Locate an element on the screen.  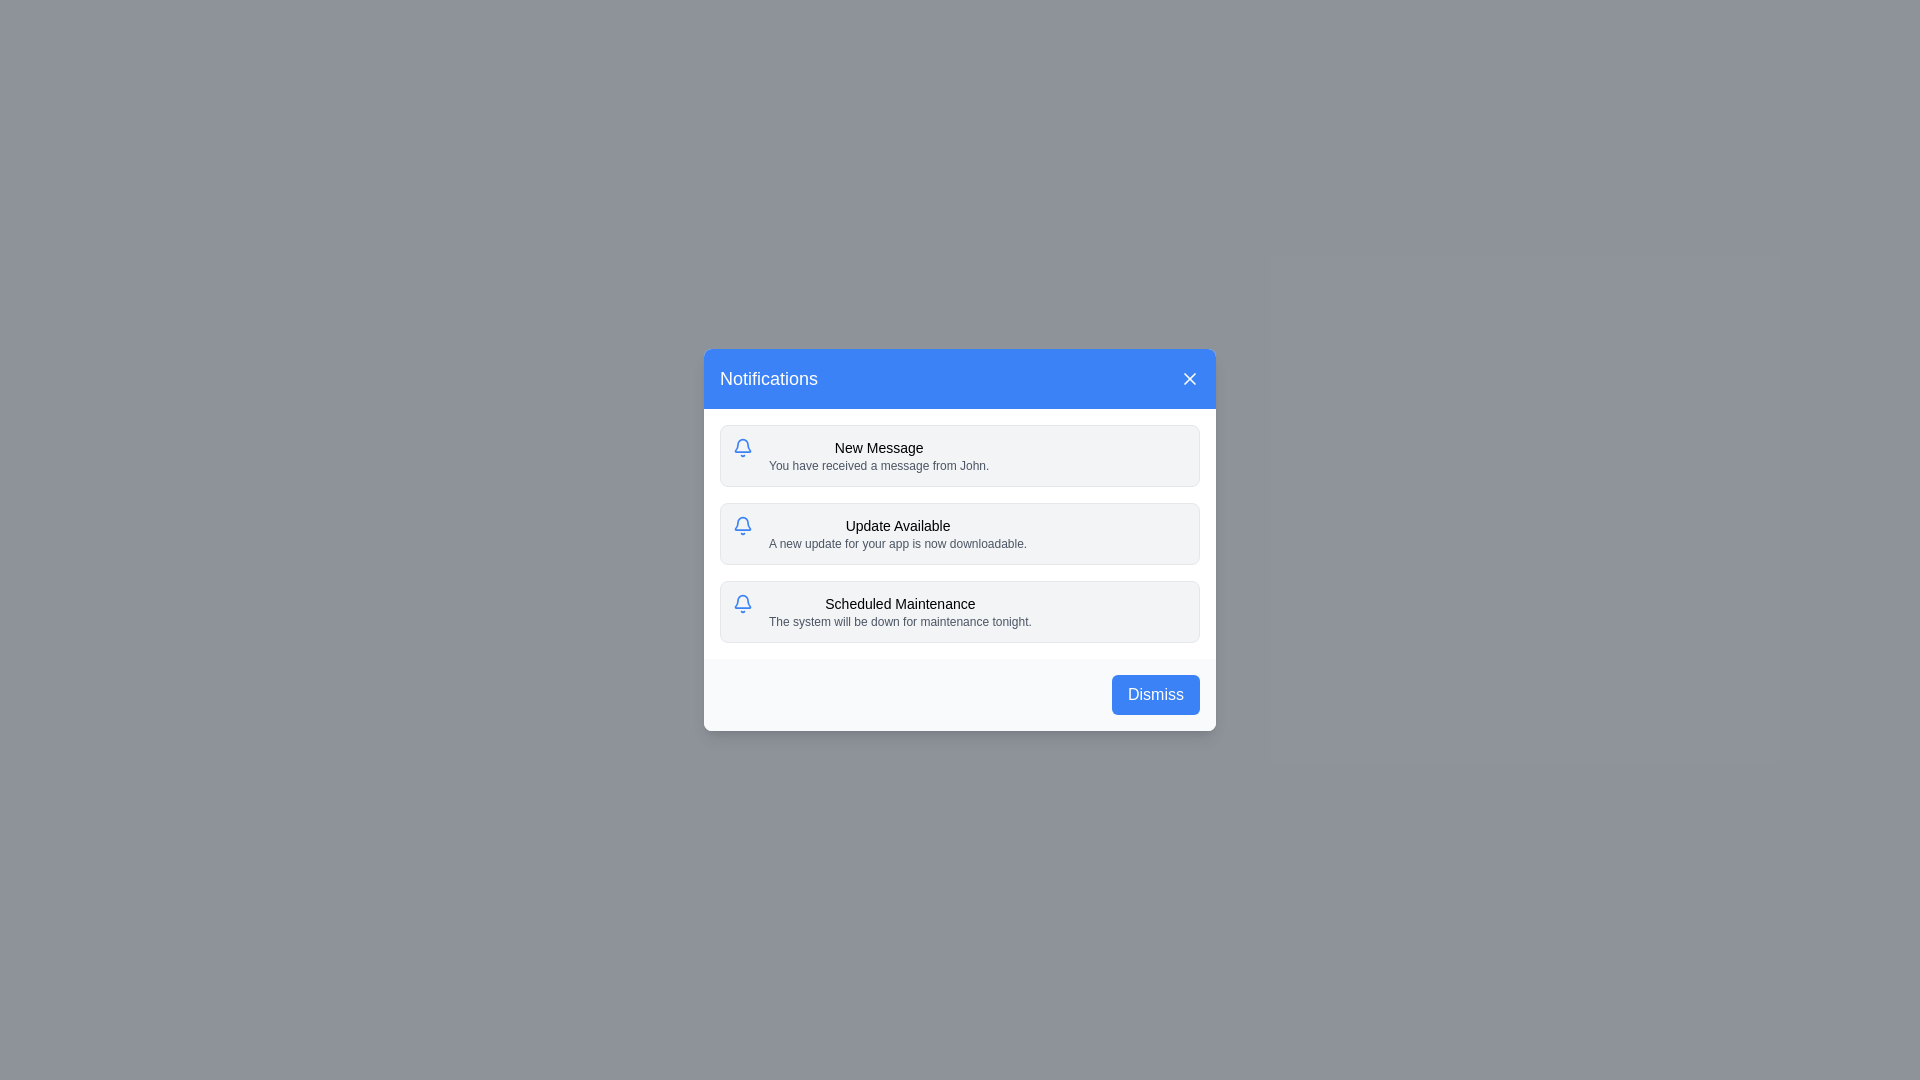
the Close Button located at the top-right corner of the blue header bar of the notification modal is located at coordinates (1190, 378).